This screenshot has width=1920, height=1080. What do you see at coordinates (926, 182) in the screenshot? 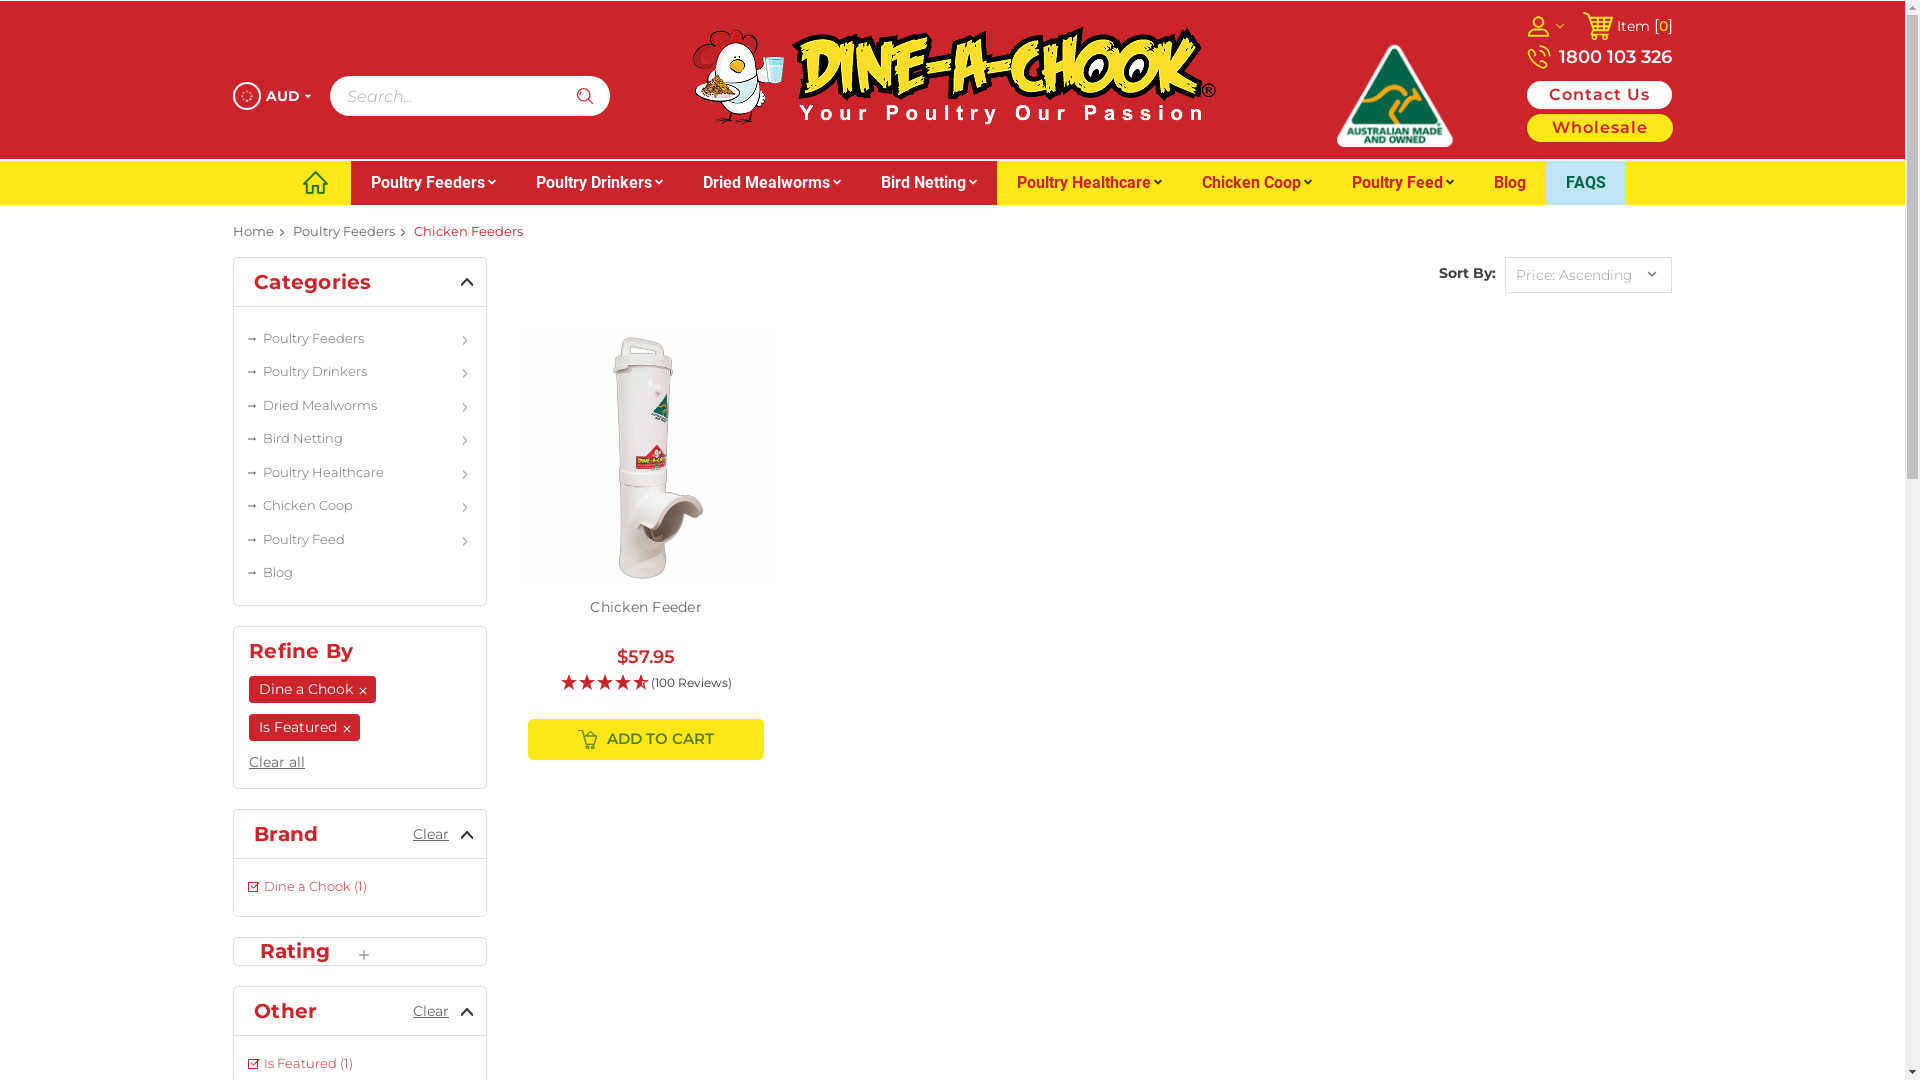
I see `'Bird Netting'` at bounding box center [926, 182].